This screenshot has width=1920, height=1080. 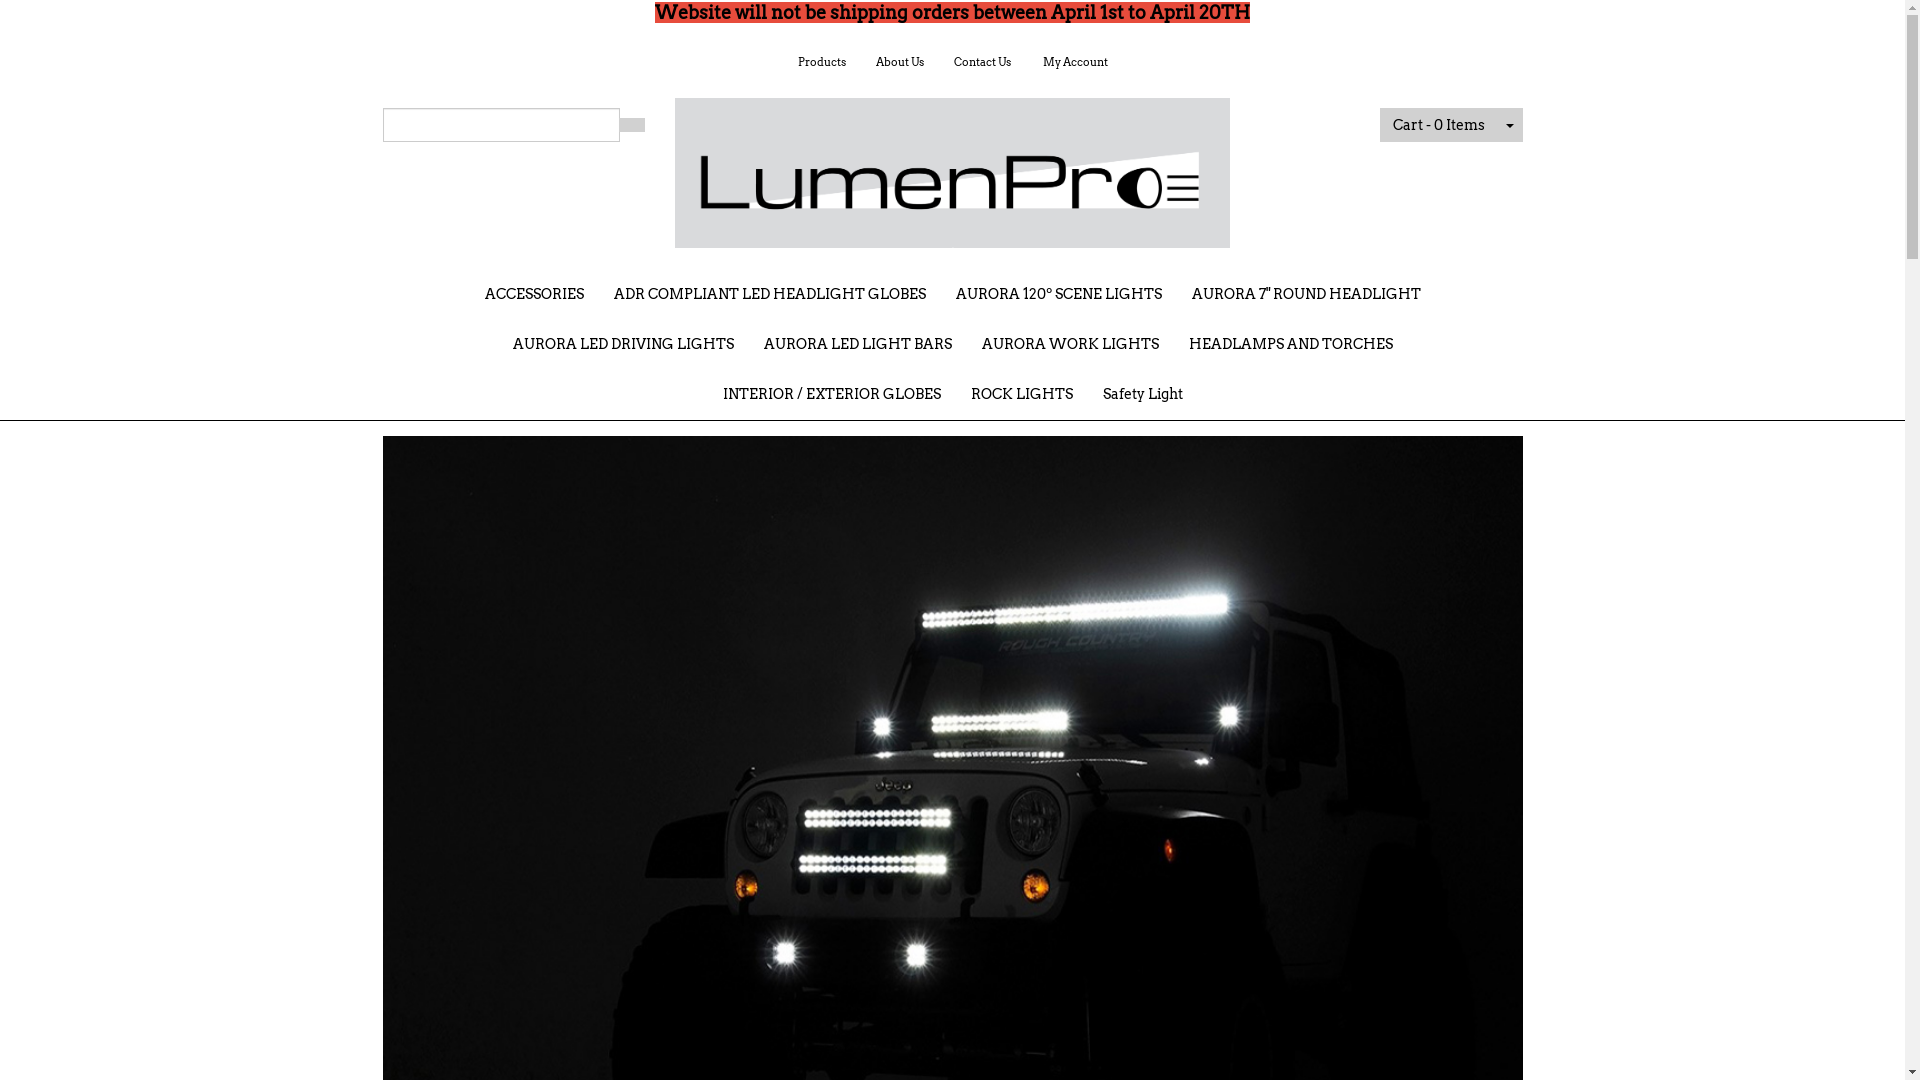 What do you see at coordinates (534, 293) in the screenshot?
I see `'ACCESSORIES'` at bounding box center [534, 293].